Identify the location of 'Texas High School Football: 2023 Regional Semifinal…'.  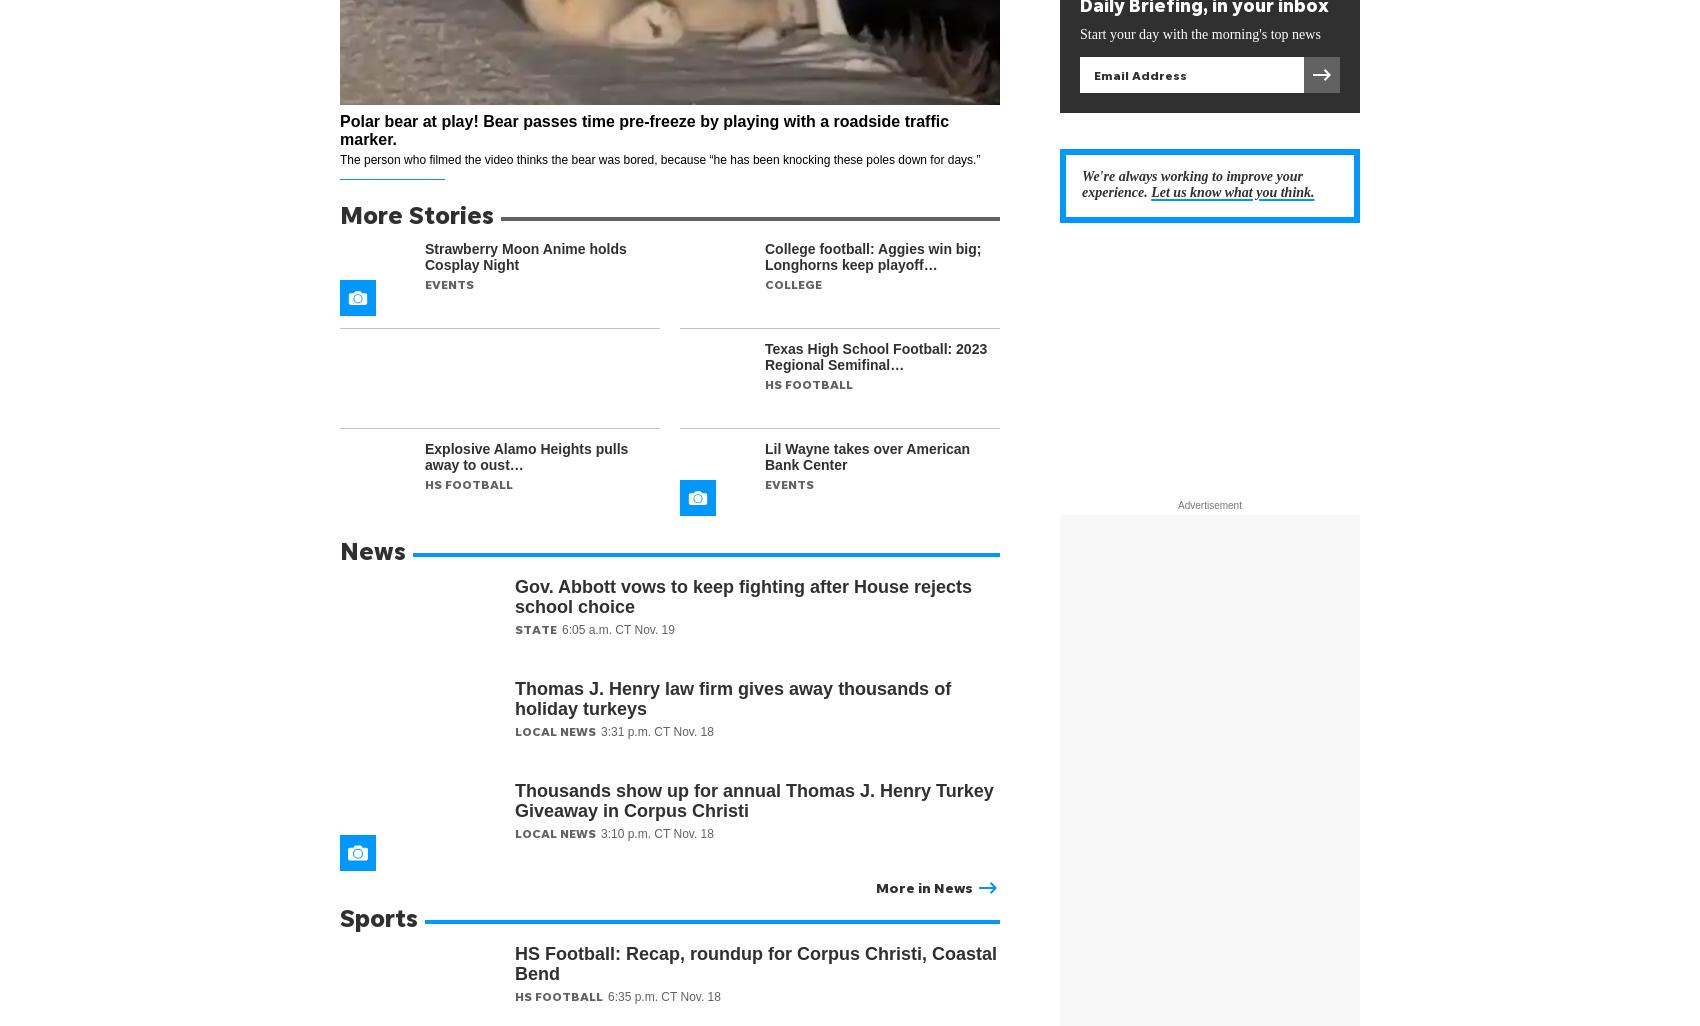
(764, 357).